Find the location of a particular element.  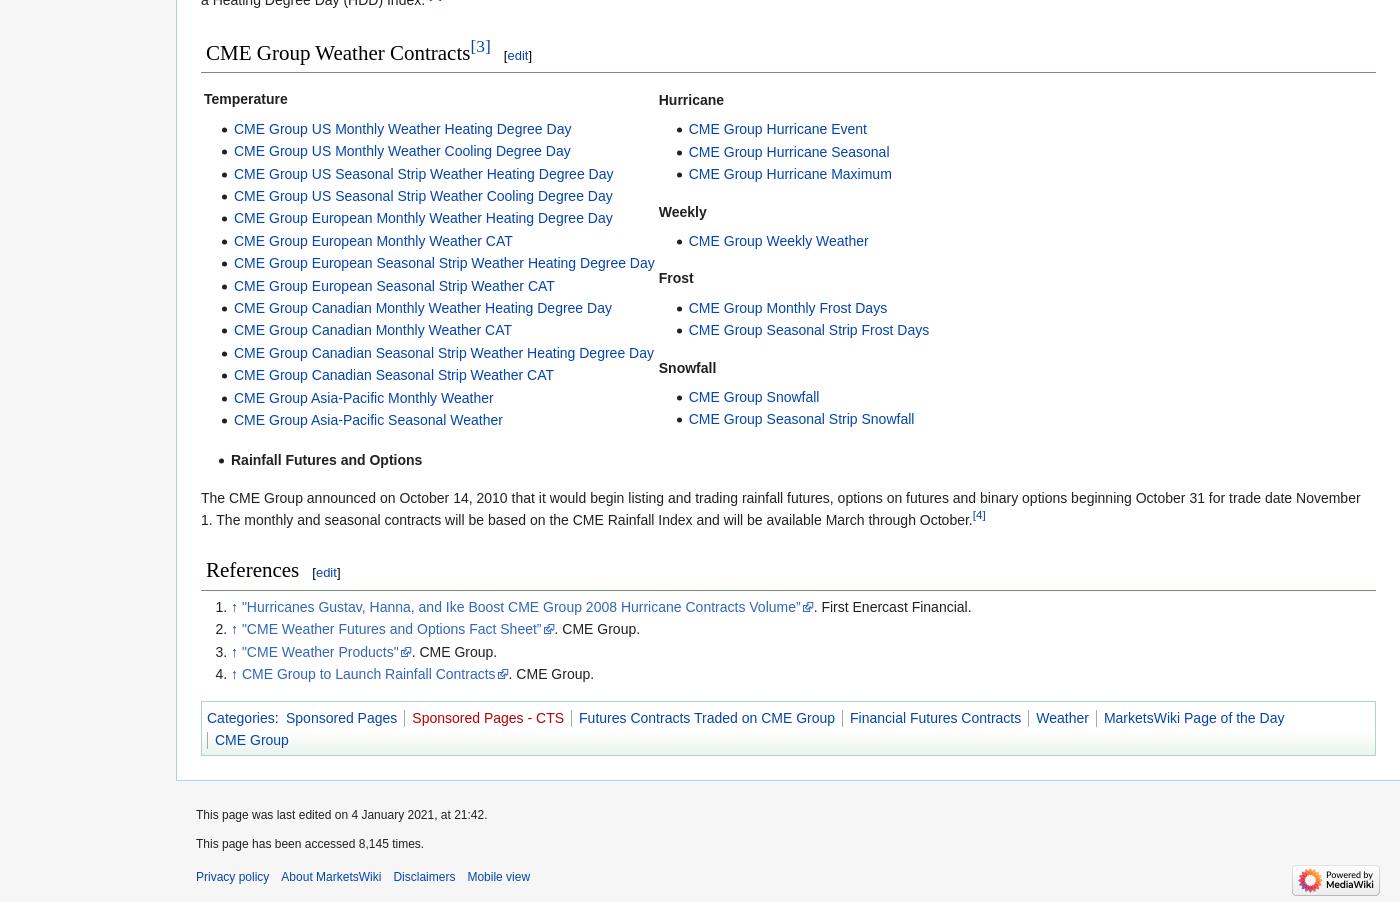

'CME Group US Monthly Weather Cooling Degree Day' is located at coordinates (401, 150).